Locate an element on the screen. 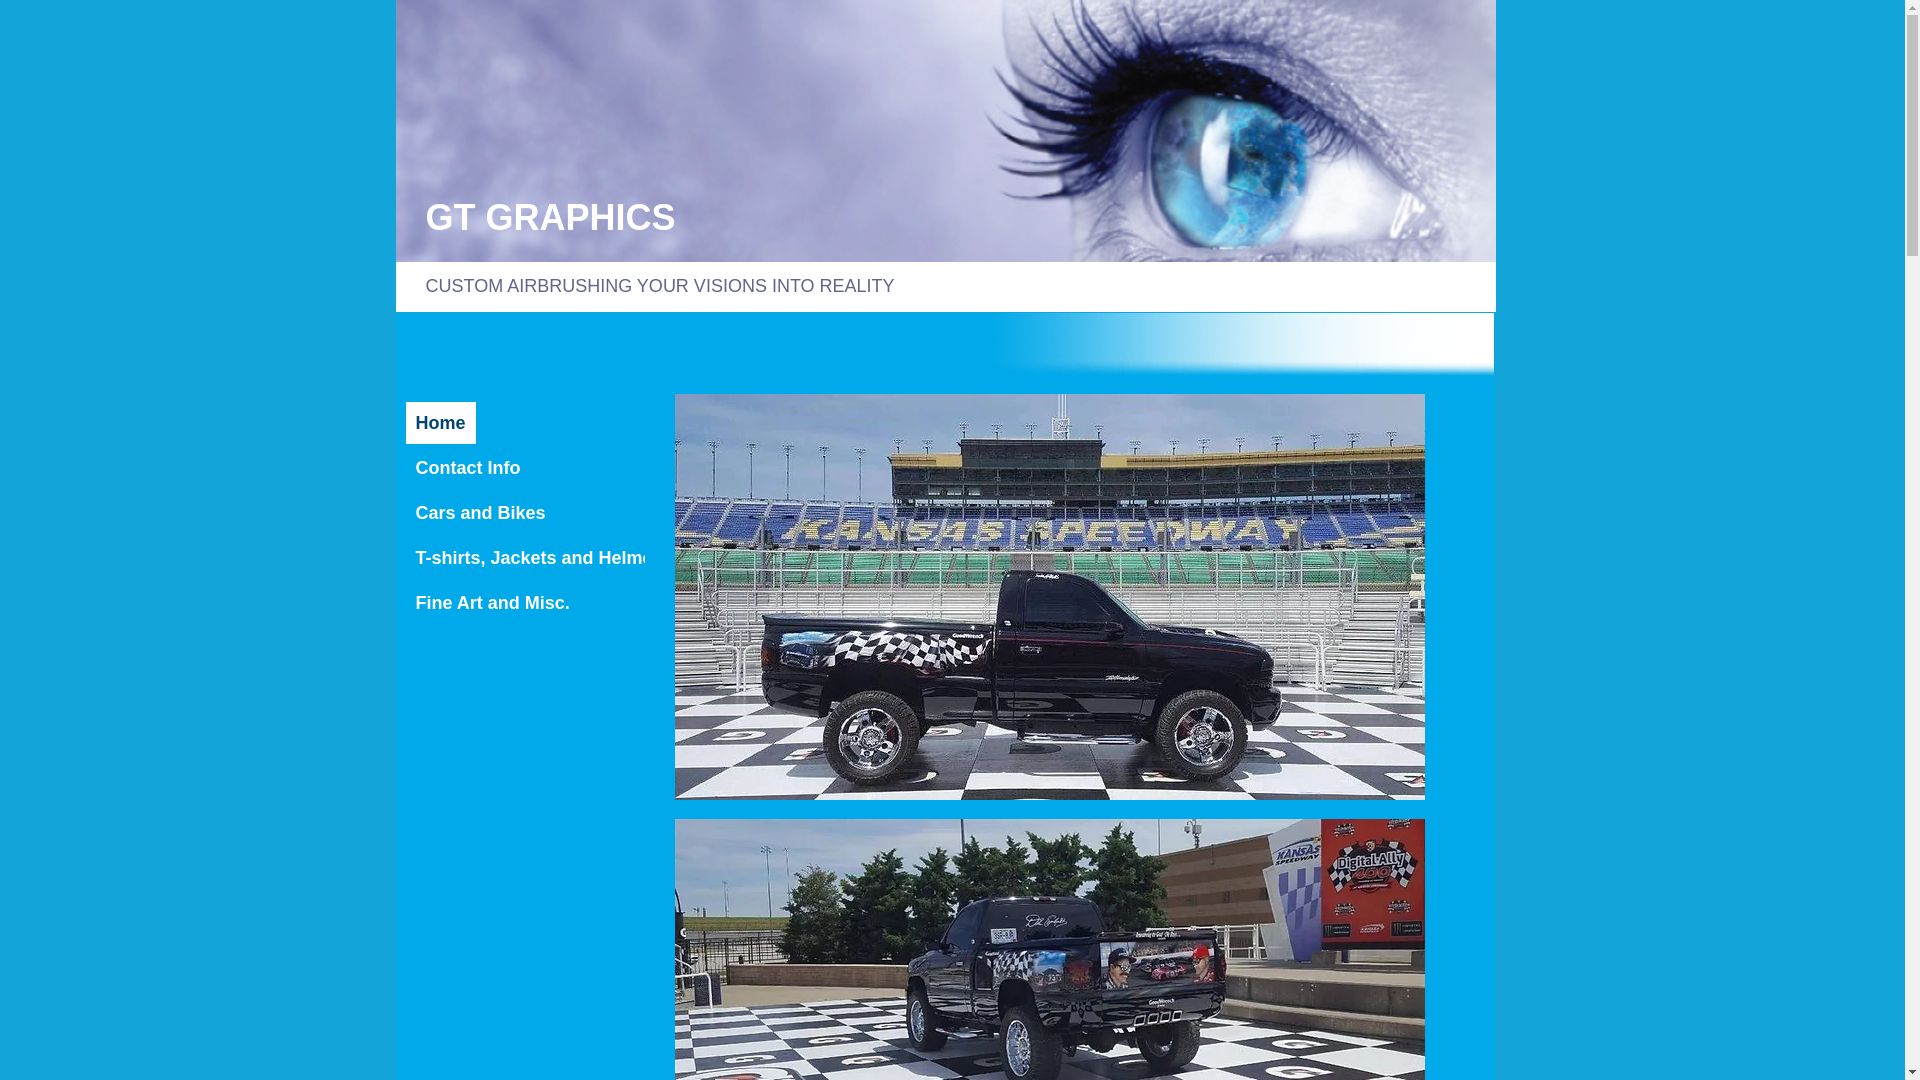  'T-shirts, Jackets and Helmets' is located at coordinates (542, 558).